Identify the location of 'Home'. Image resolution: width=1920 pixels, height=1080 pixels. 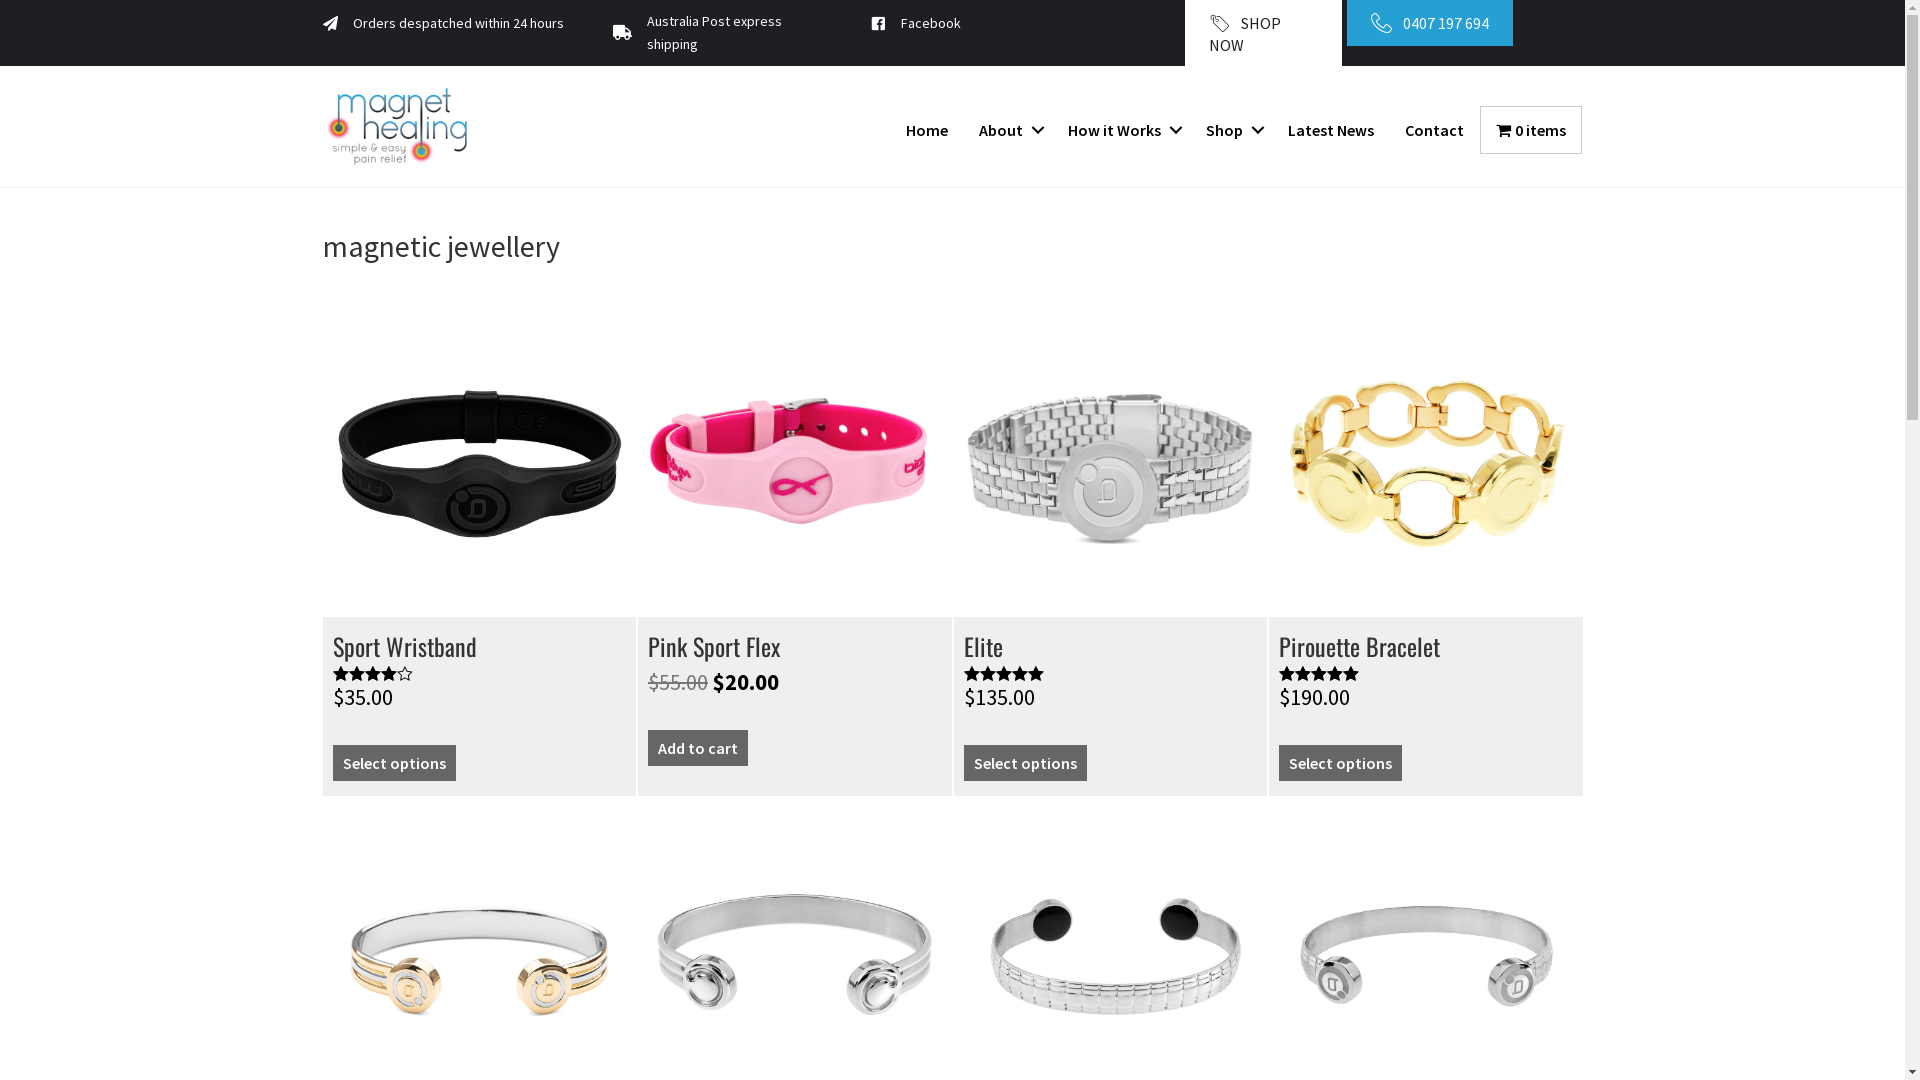
(890, 130).